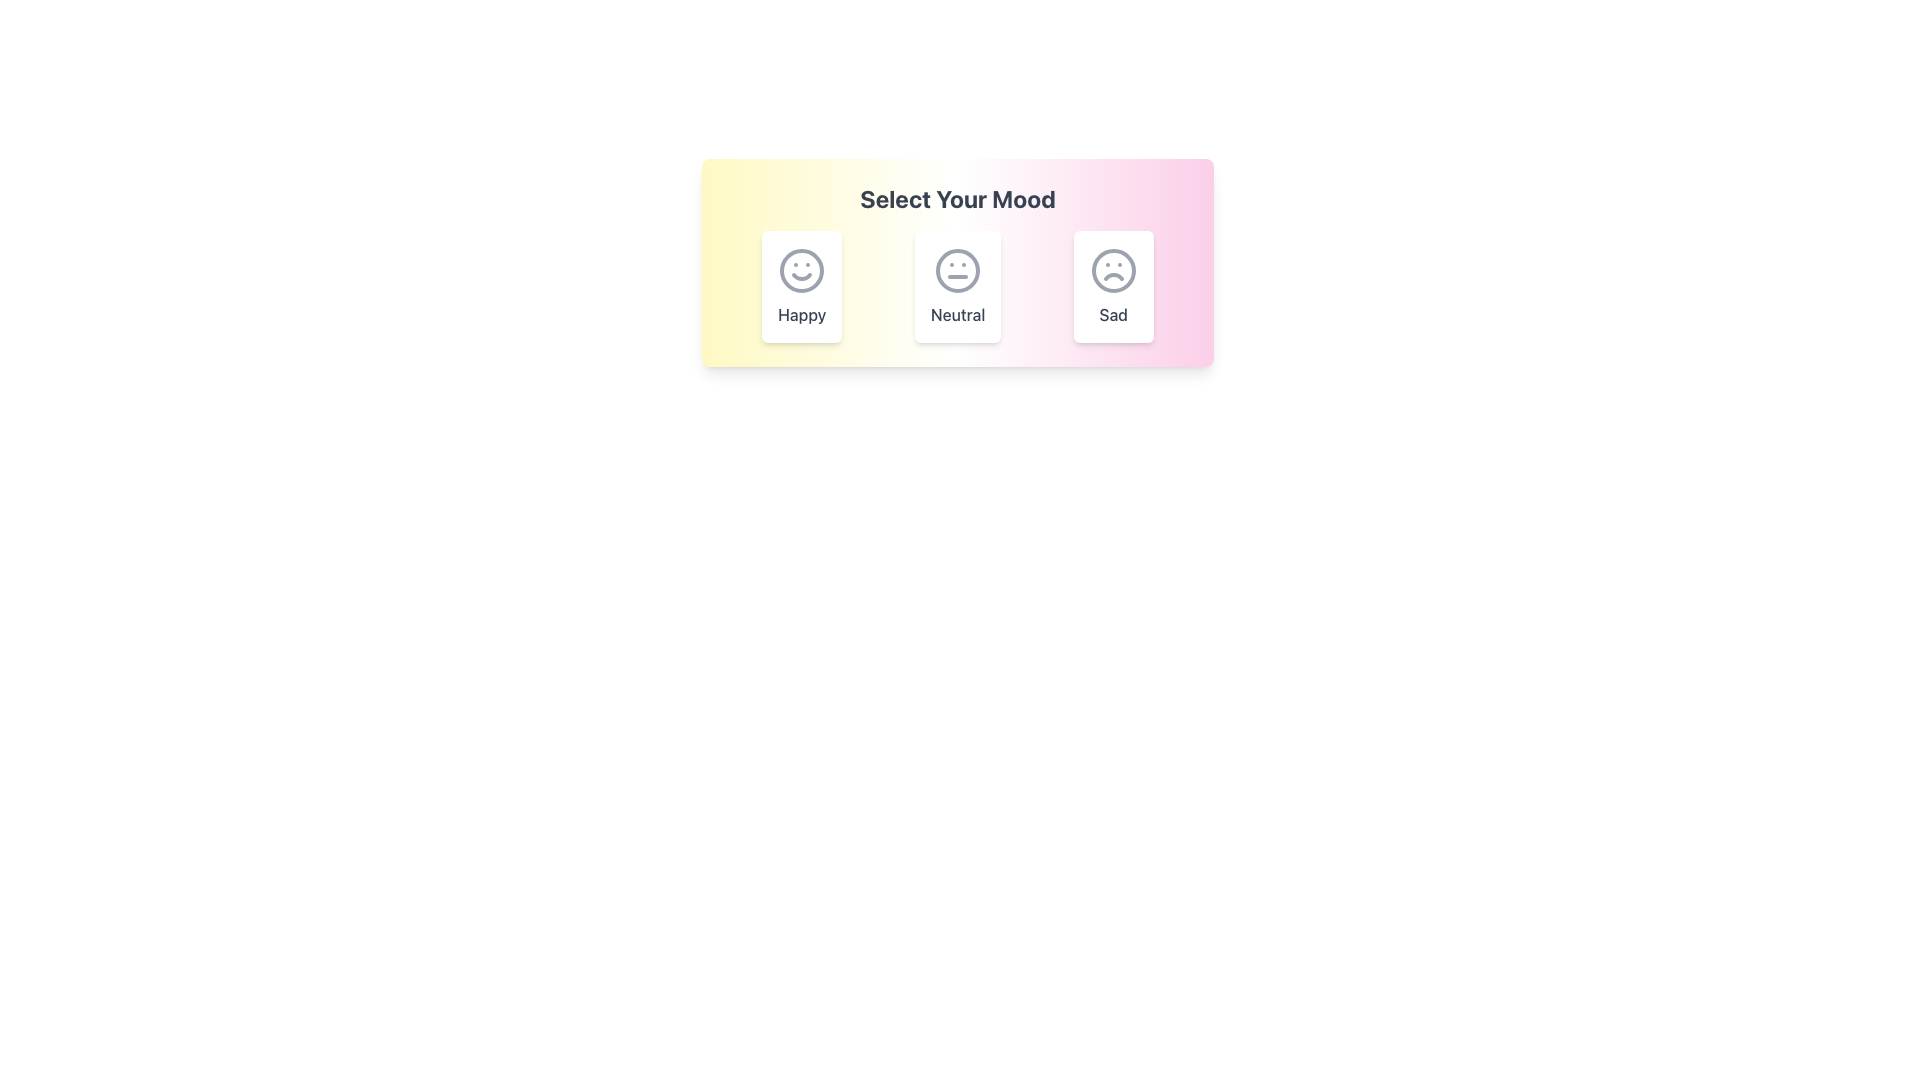 This screenshot has height=1080, width=1920. What do you see at coordinates (802, 277) in the screenshot?
I see `the smile expression icon of the happy face, which is part of the mood selection interface located on the leftmost side among three mood icons` at bounding box center [802, 277].